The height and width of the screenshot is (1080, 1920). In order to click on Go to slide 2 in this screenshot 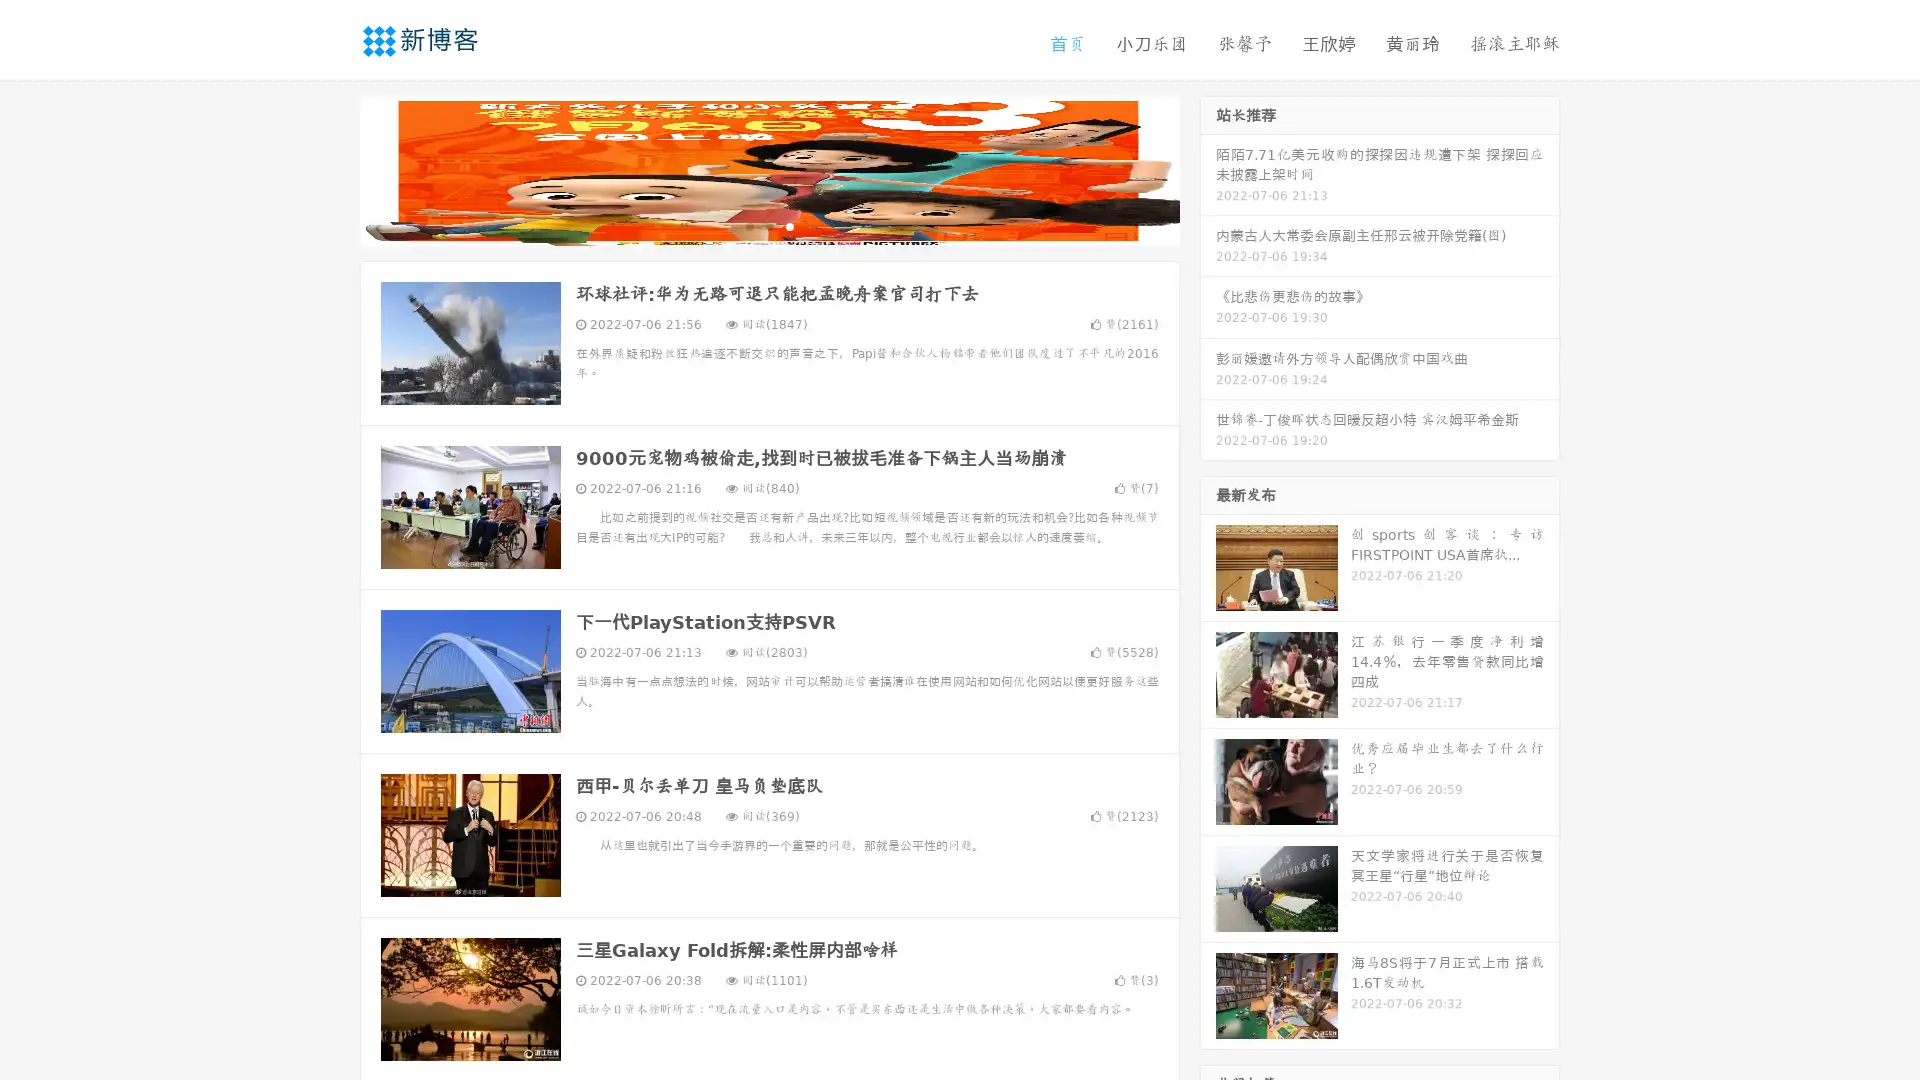, I will do `click(768, 225)`.